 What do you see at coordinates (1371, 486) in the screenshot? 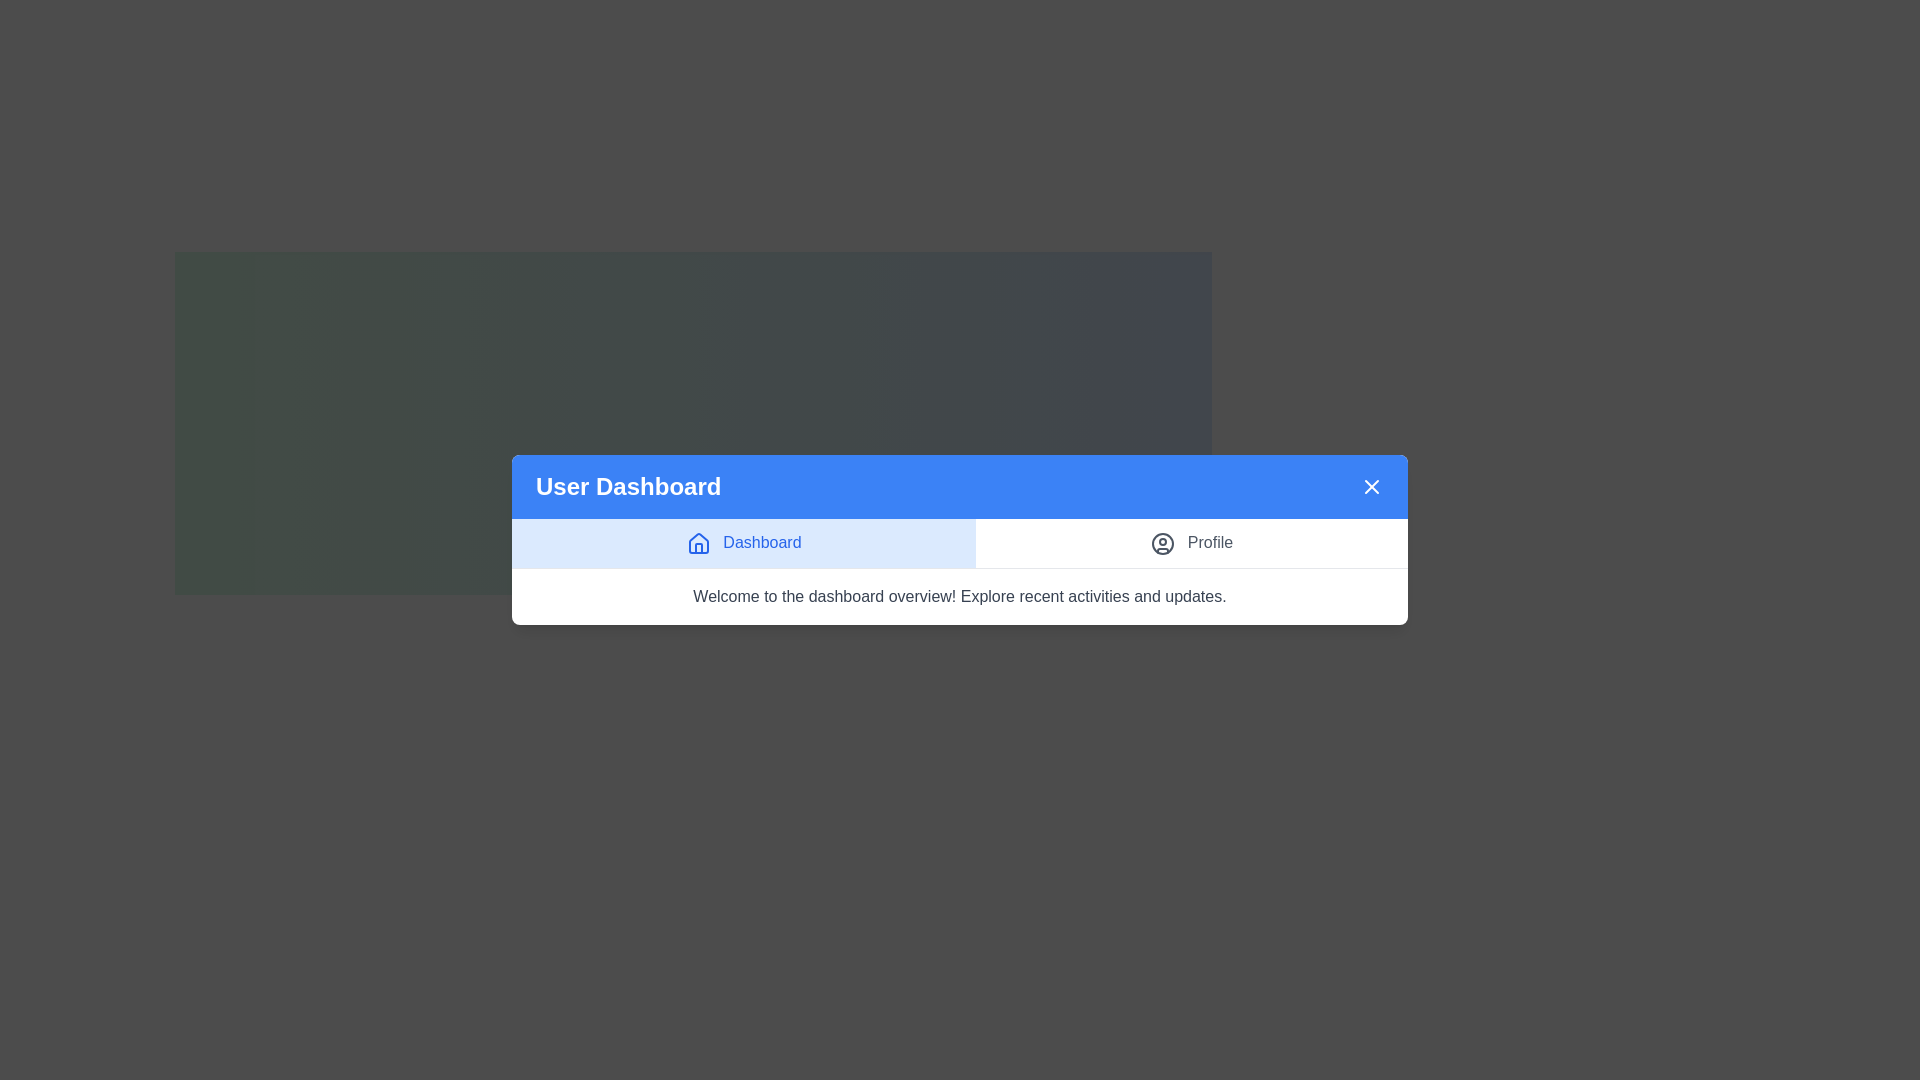
I see `the diagonal cross symbol ('X') located in the top-right corner of the blue navigation bar` at bounding box center [1371, 486].